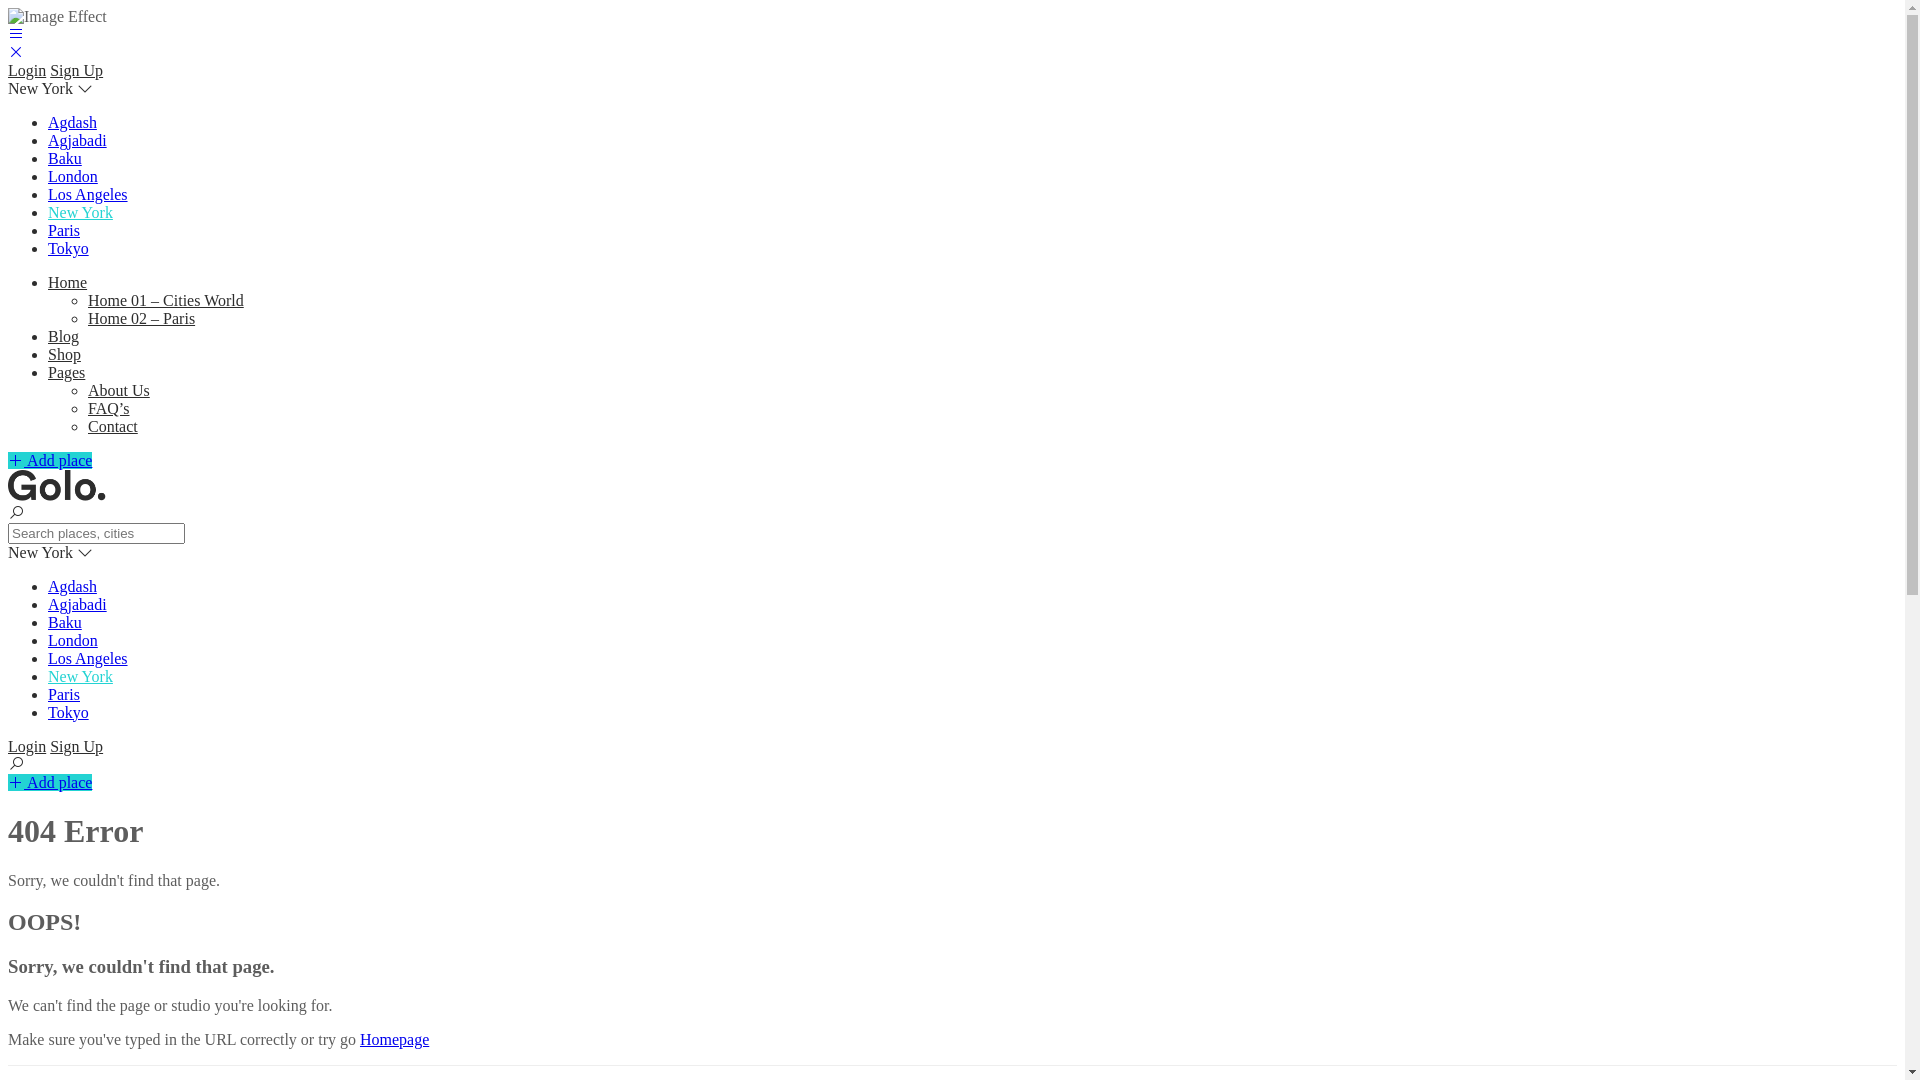 The width and height of the screenshot is (1920, 1080). I want to click on 'London', so click(72, 175).